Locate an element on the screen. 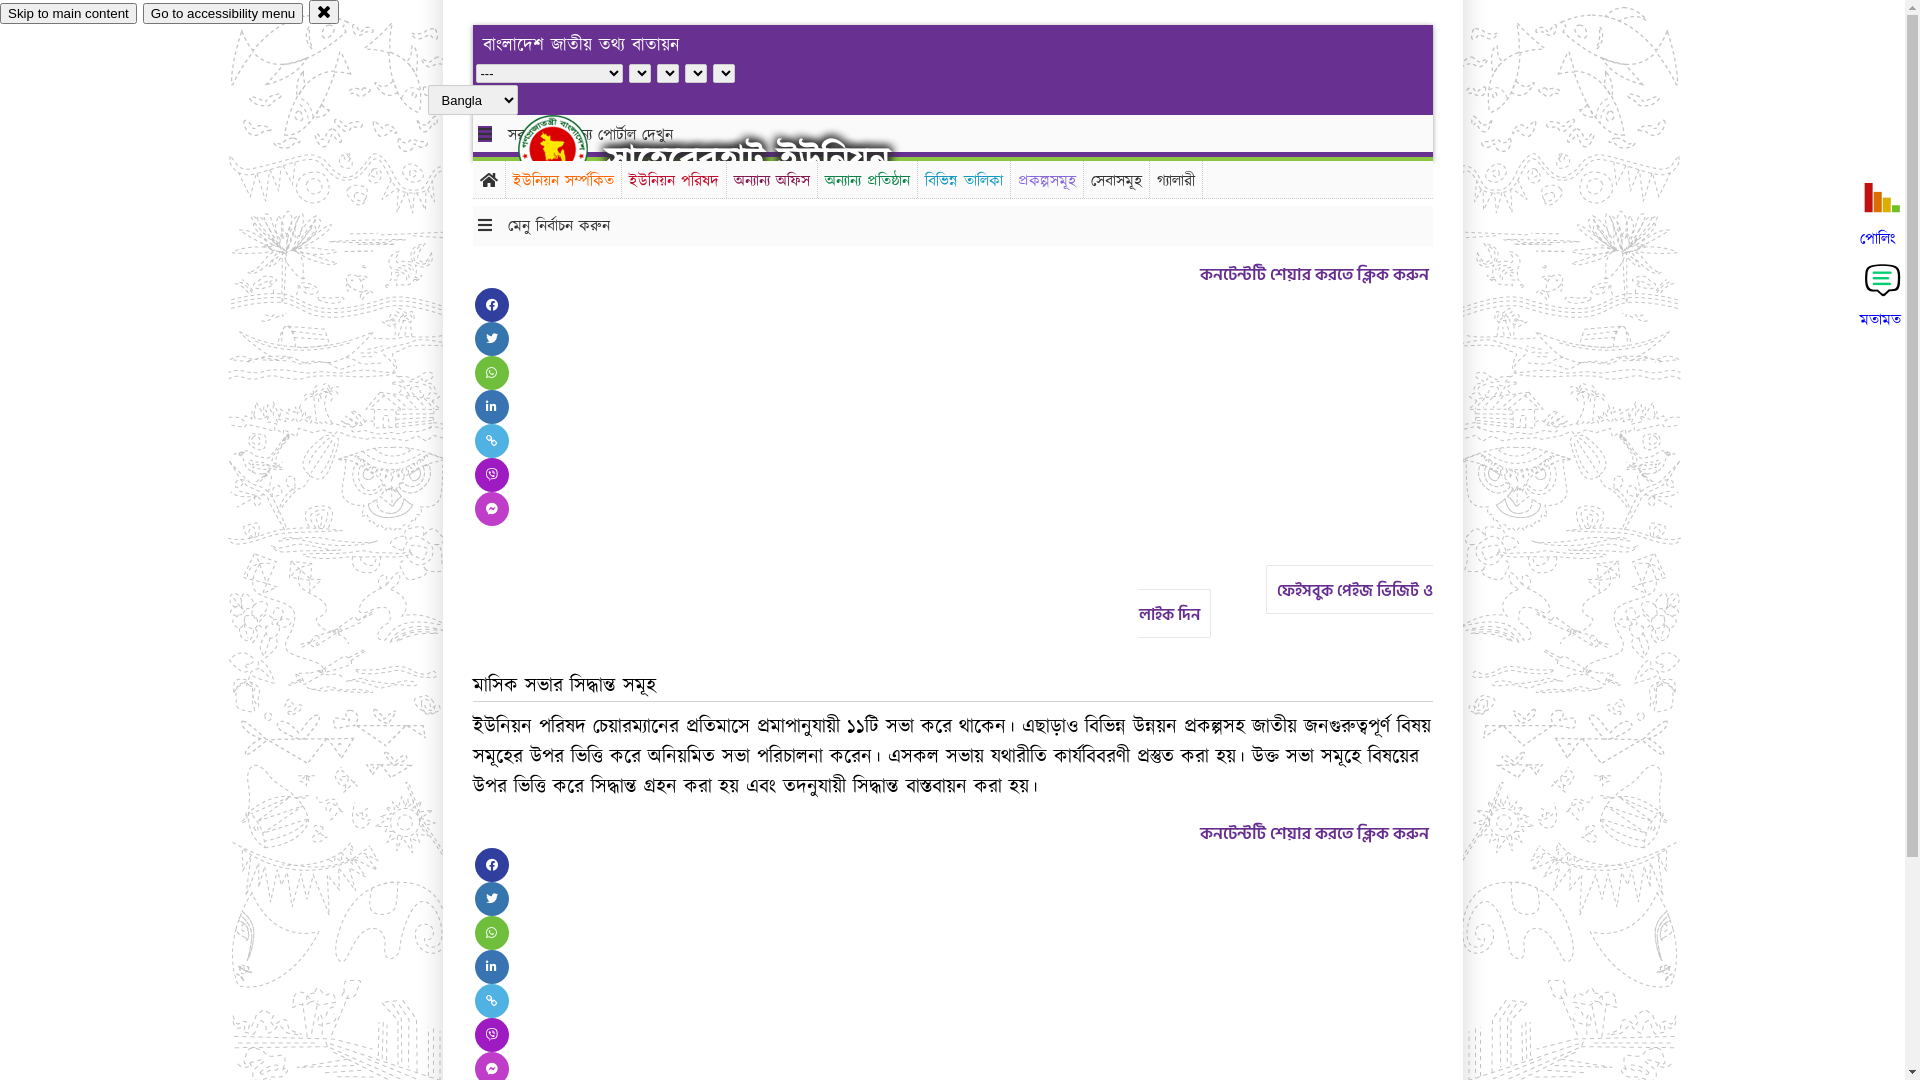  'Go to accessibility menu' is located at coordinates (222, 13).